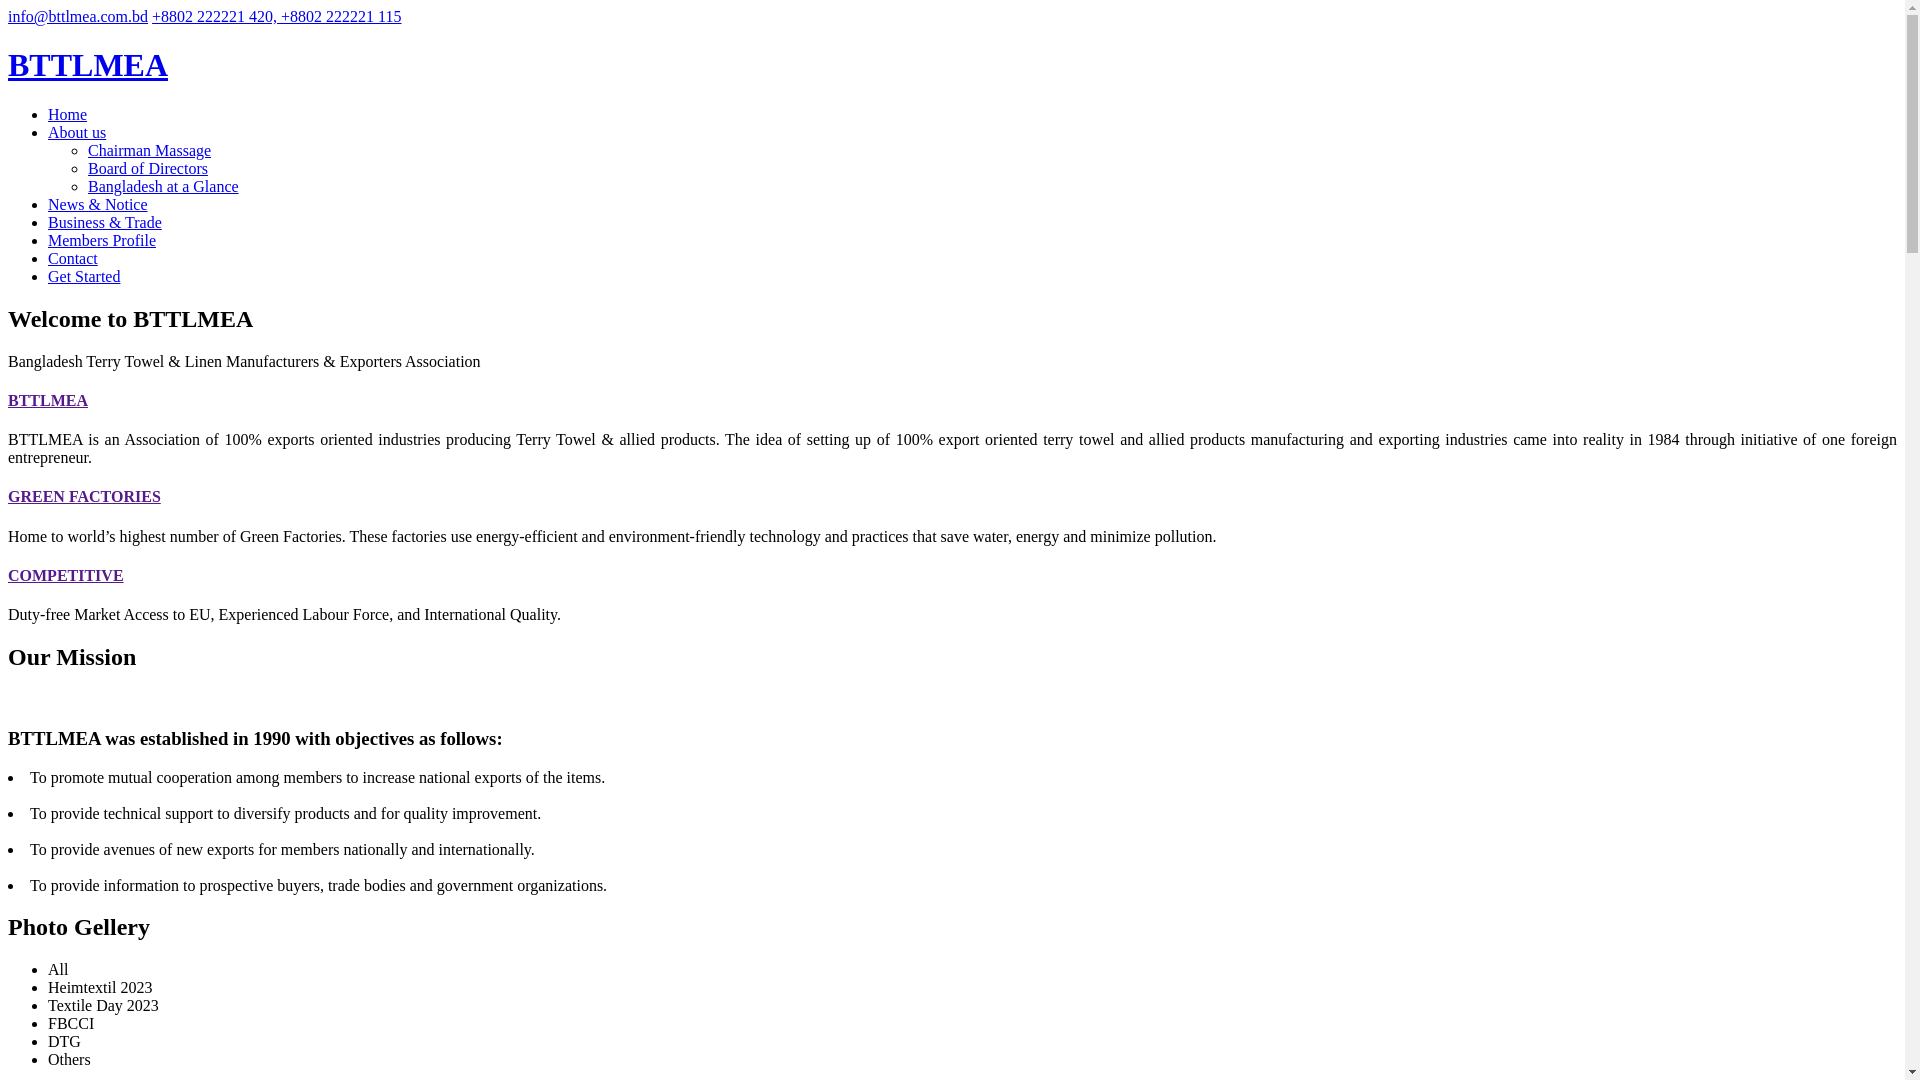 This screenshot has height=1080, width=1920. I want to click on '+8802 222221 420, +8802 222221 115', so click(275, 16).